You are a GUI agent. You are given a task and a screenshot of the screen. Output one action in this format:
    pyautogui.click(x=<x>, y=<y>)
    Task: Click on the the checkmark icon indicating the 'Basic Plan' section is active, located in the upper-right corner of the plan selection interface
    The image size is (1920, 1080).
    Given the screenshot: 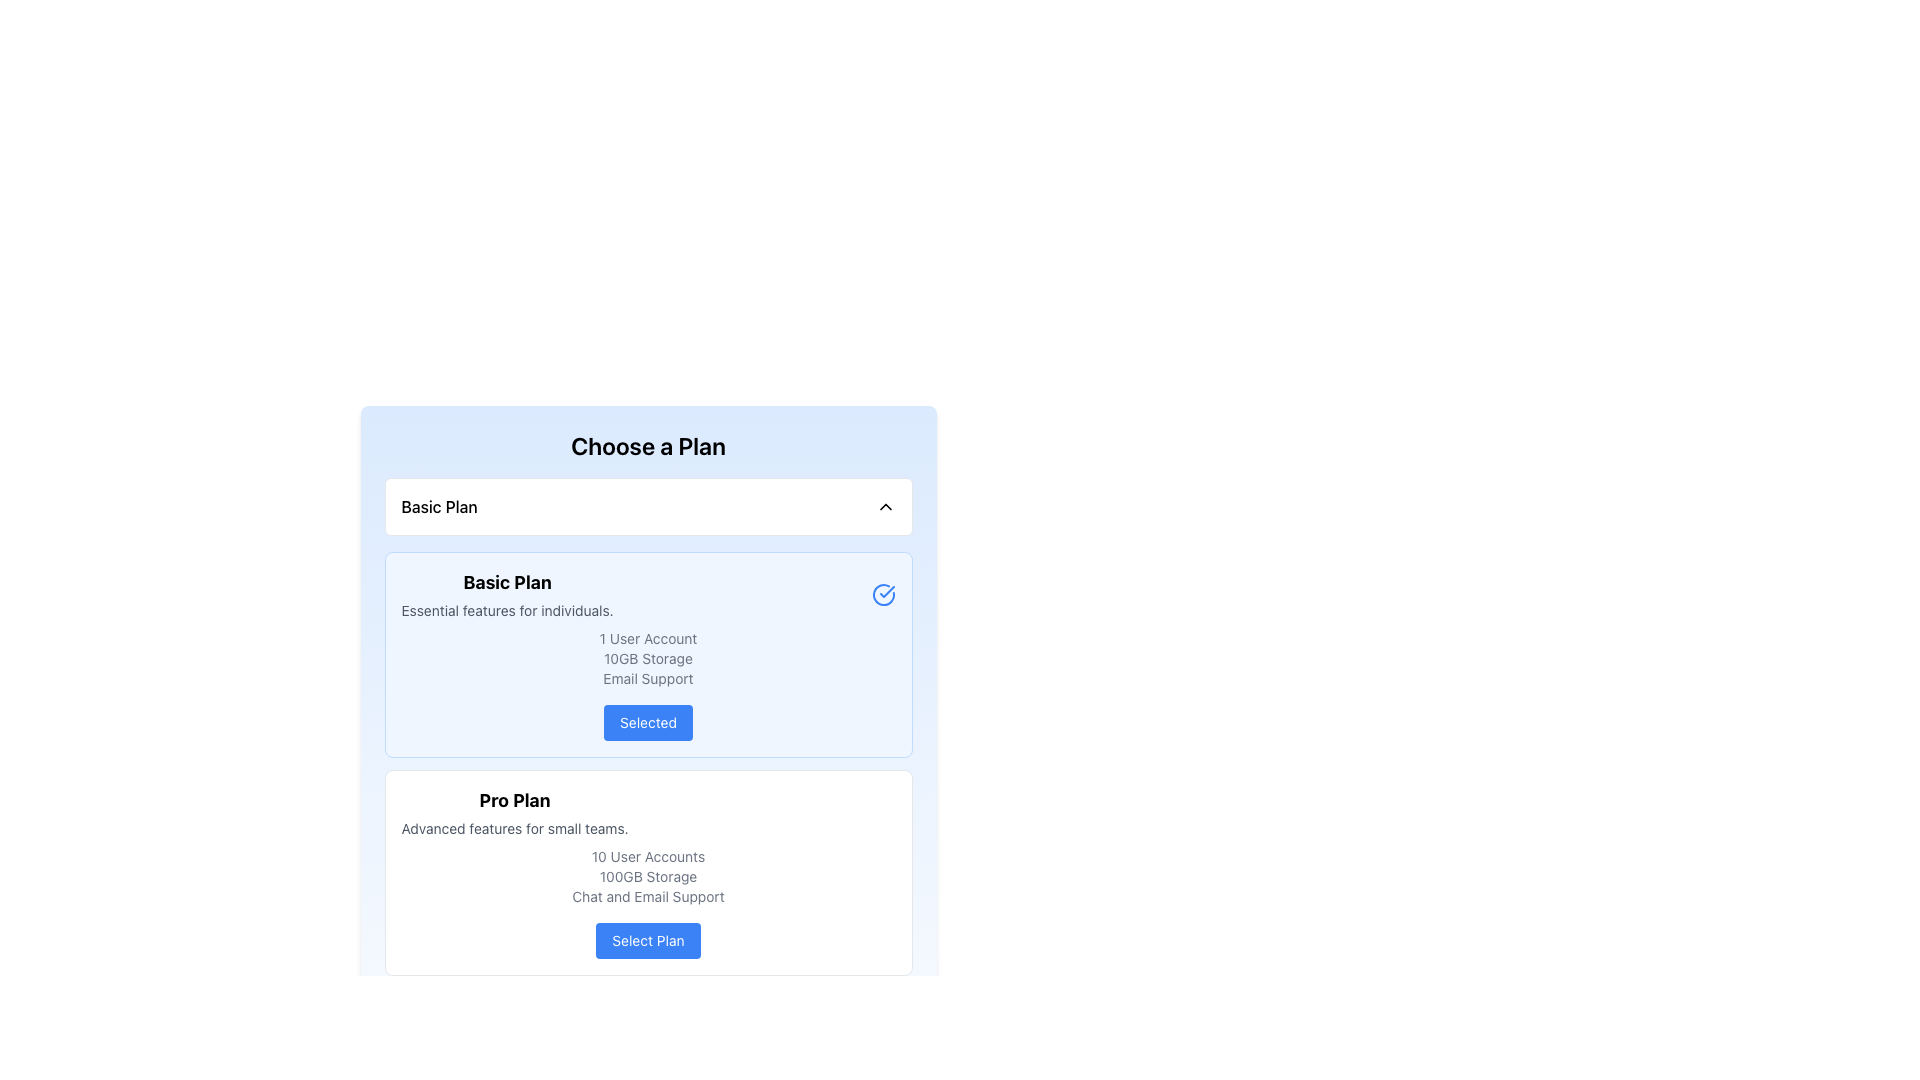 What is the action you would take?
    pyautogui.click(x=886, y=590)
    